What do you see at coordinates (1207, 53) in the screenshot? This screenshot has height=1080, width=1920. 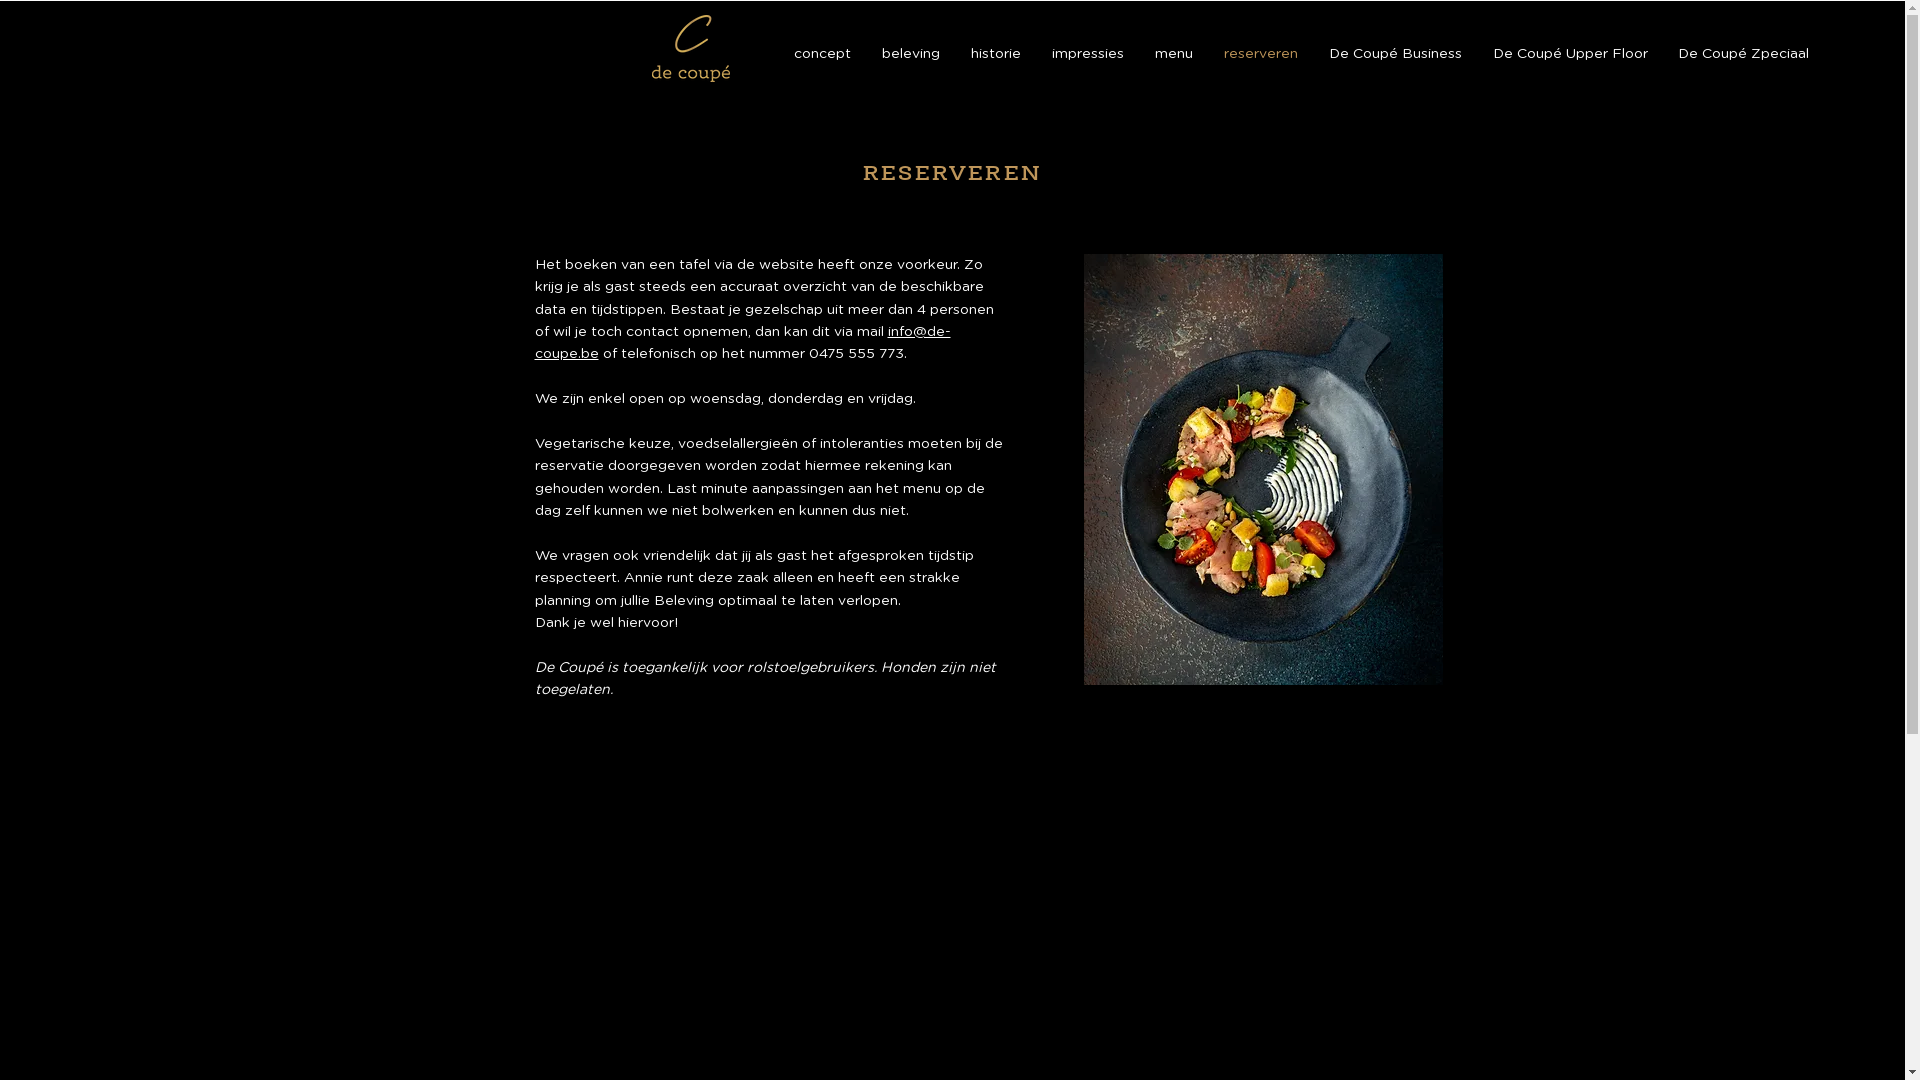 I see `'reserveren'` at bounding box center [1207, 53].